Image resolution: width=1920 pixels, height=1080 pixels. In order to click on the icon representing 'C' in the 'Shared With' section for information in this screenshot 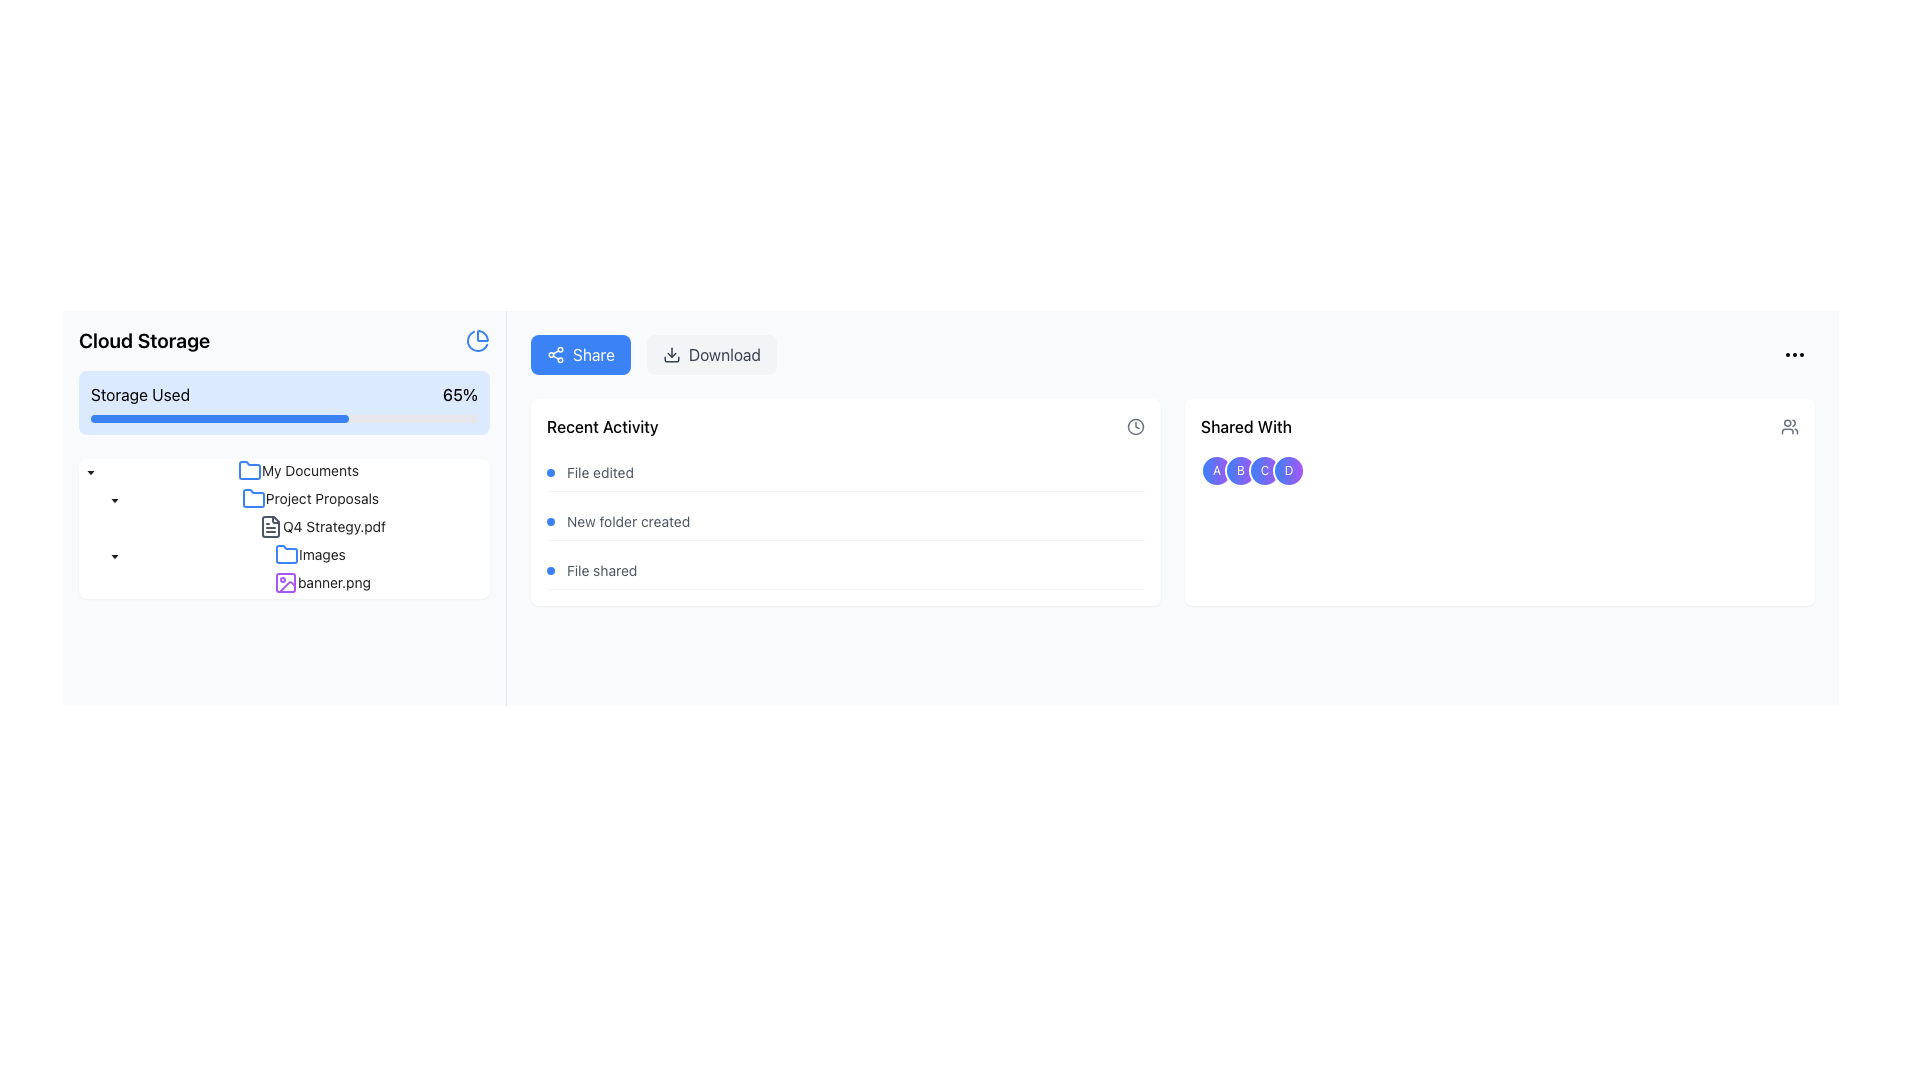, I will do `click(1264, 470)`.